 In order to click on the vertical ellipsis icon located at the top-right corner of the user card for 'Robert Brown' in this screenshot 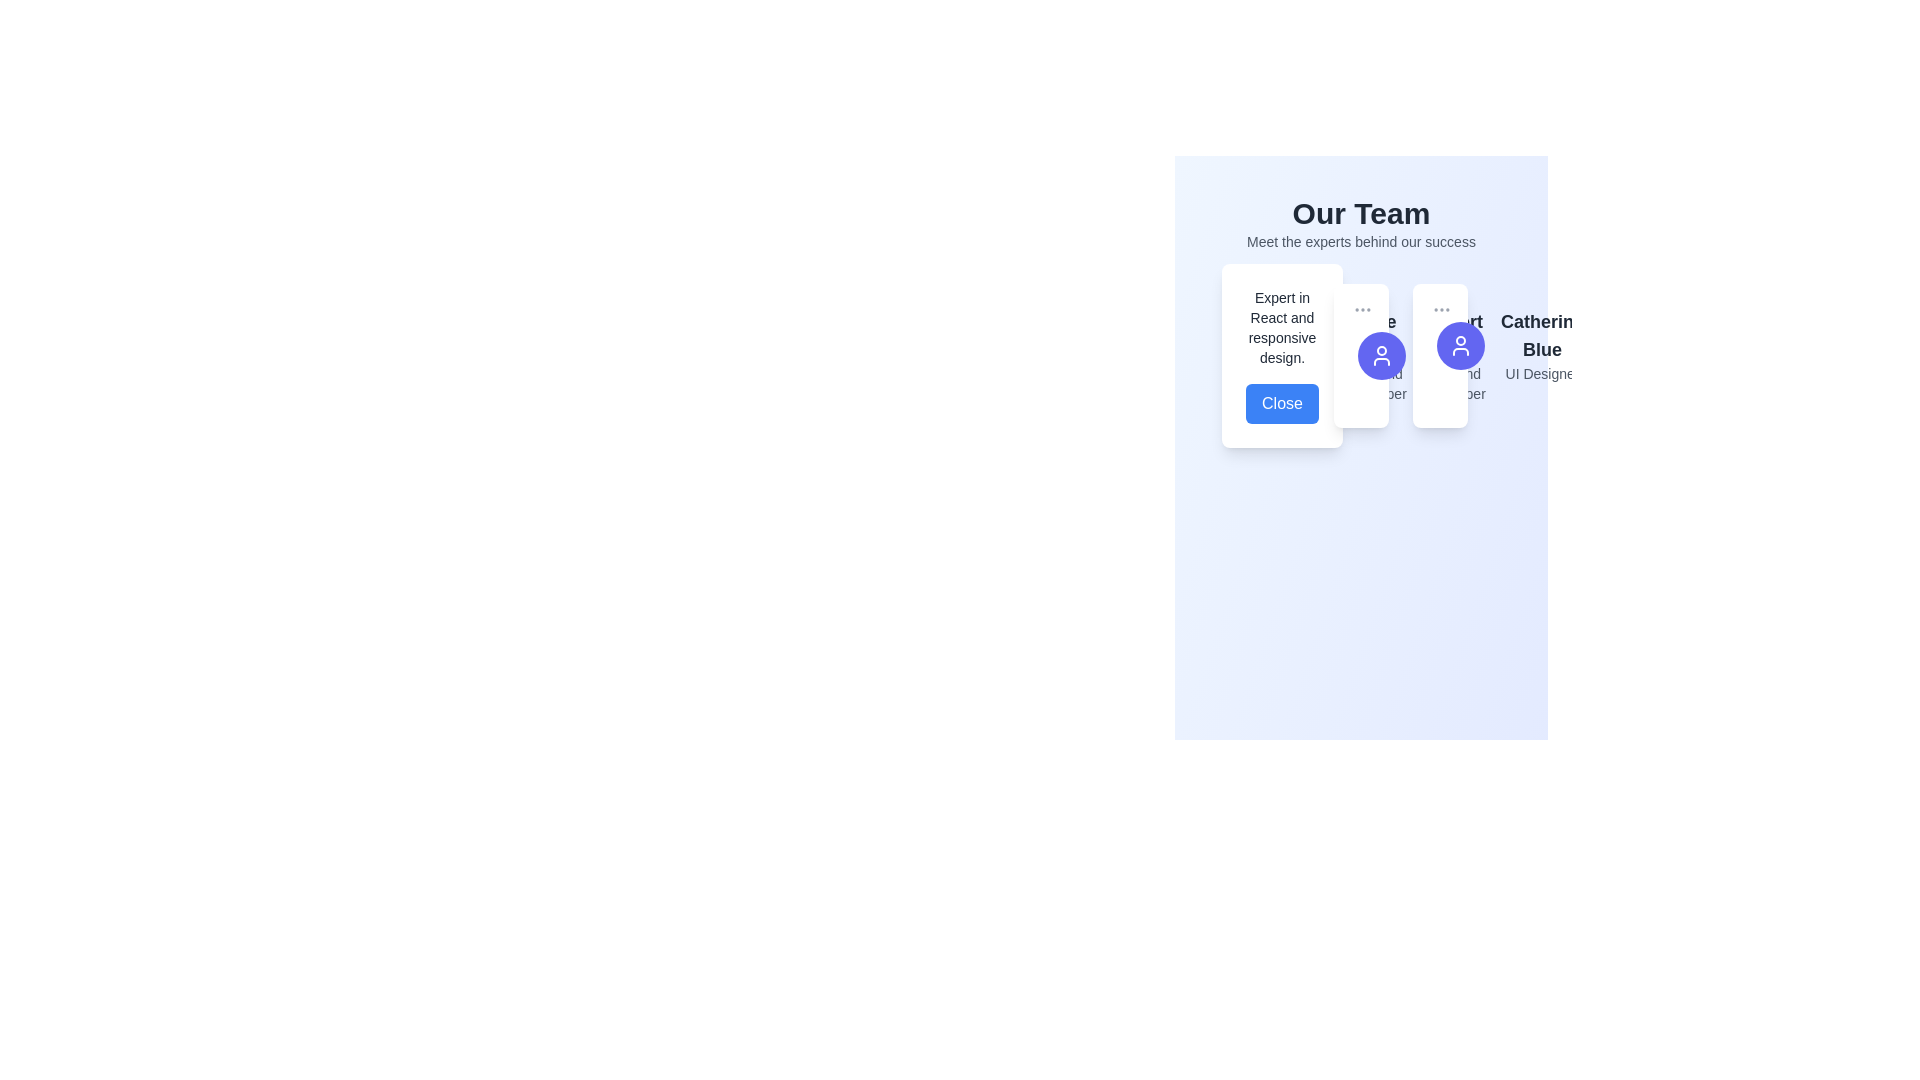, I will do `click(1362, 309)`.